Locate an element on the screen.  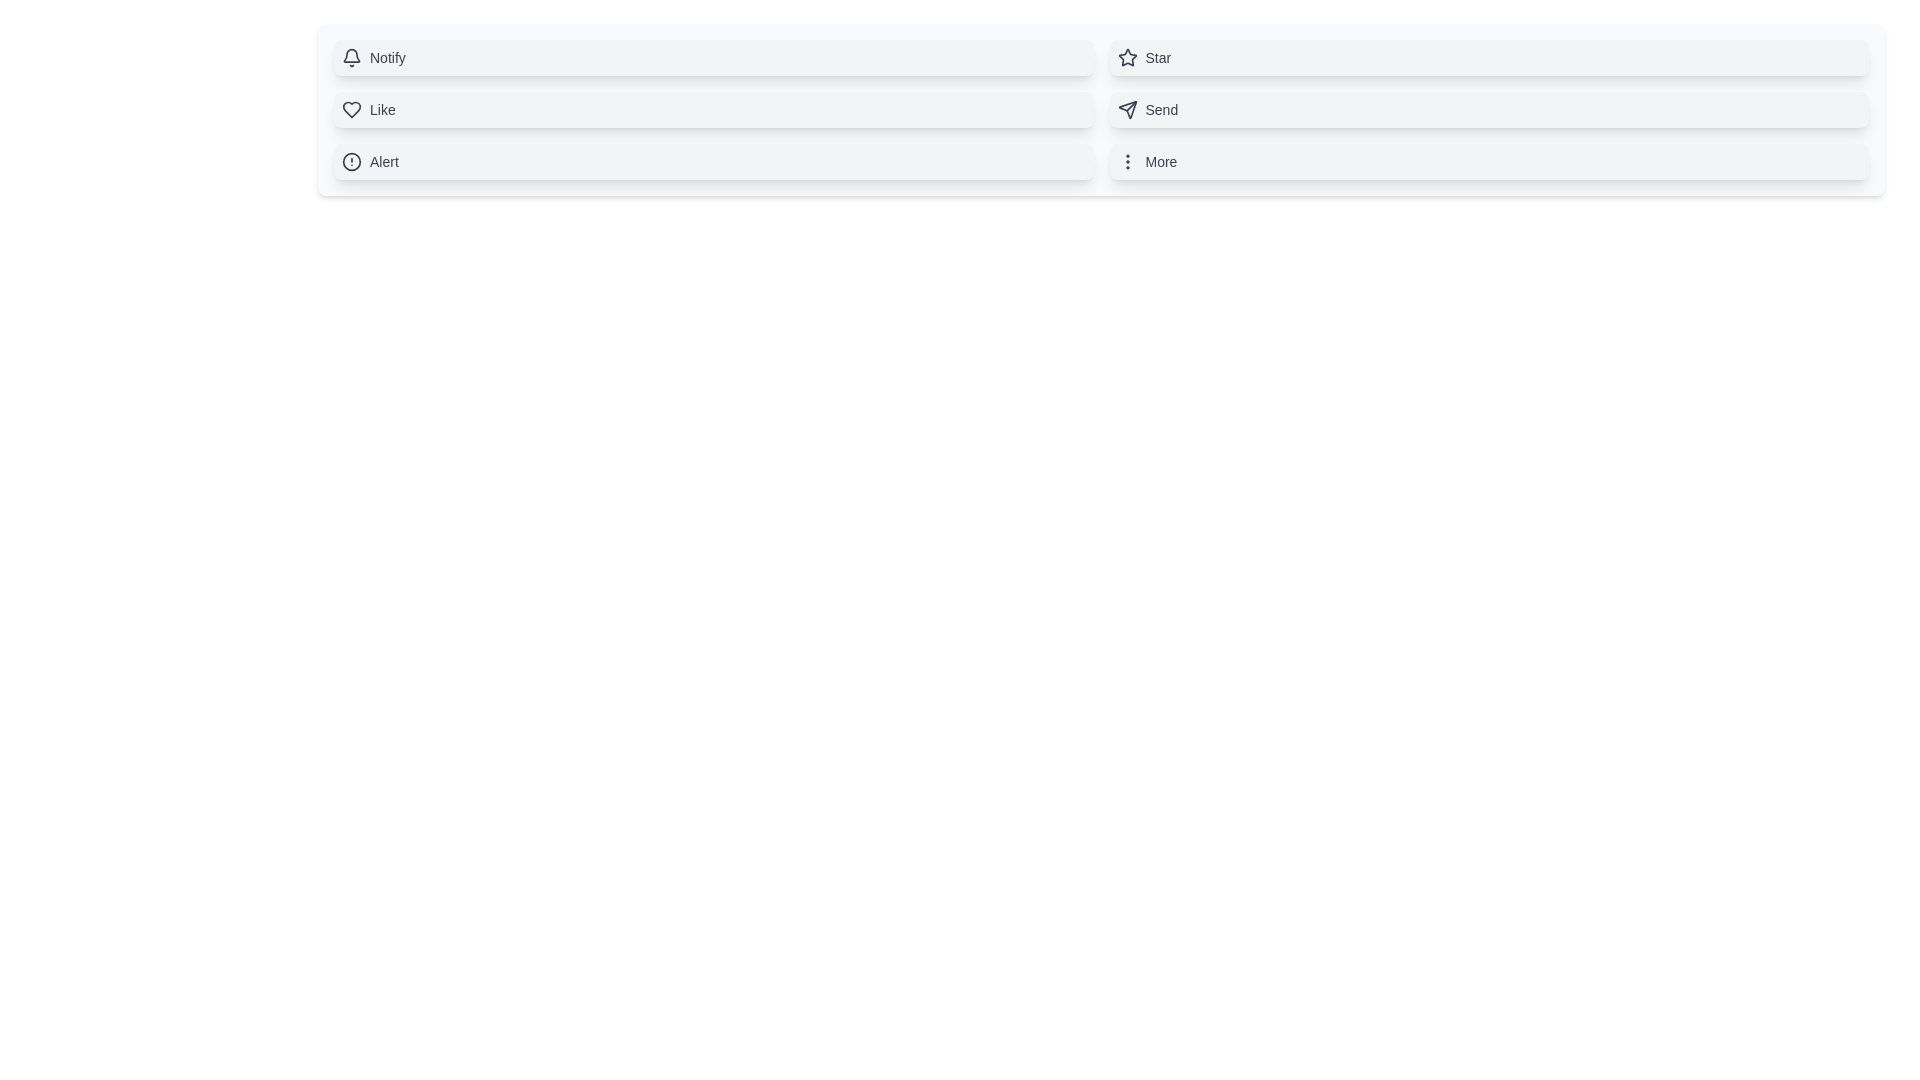
the notification icon, which is part of a bell-shaped icon located at the top-left corner of the interface within the first item in a vertical list of options is located at coordinates (351, 54).